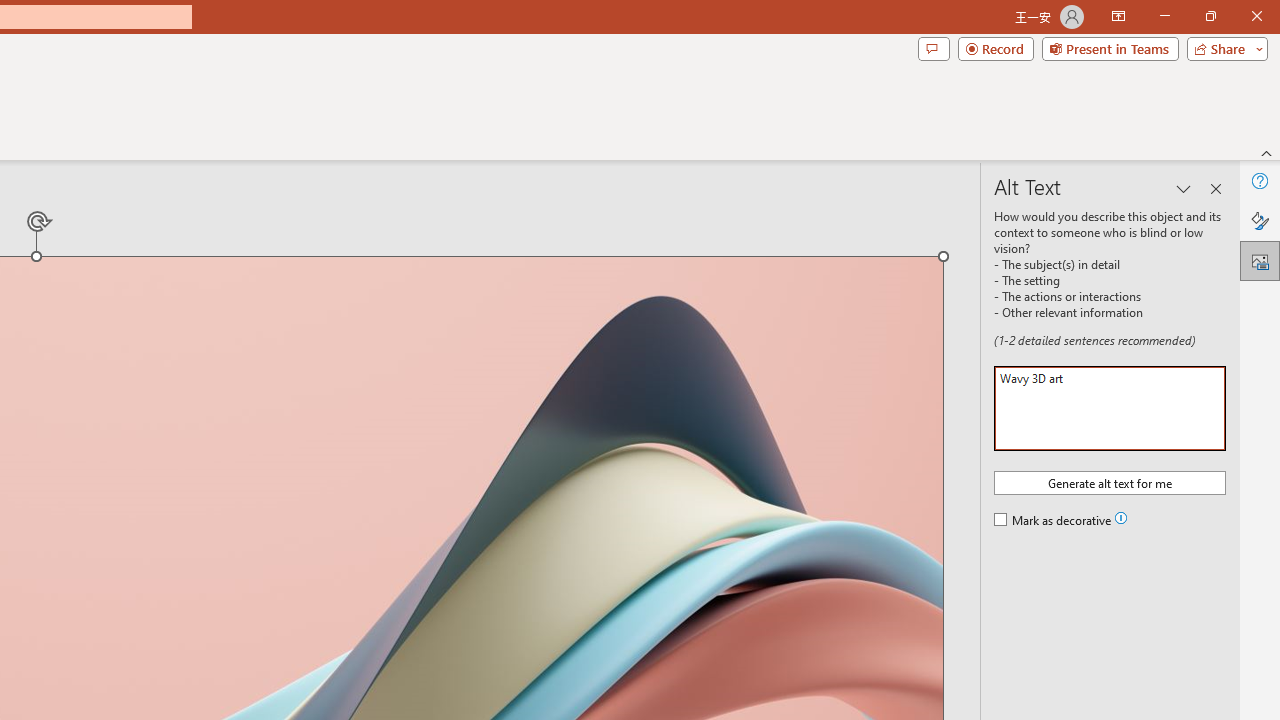  Describe the element at coordinates (1109, 483) in the screenshot. I see `'Generate alt text for me'` at that location.